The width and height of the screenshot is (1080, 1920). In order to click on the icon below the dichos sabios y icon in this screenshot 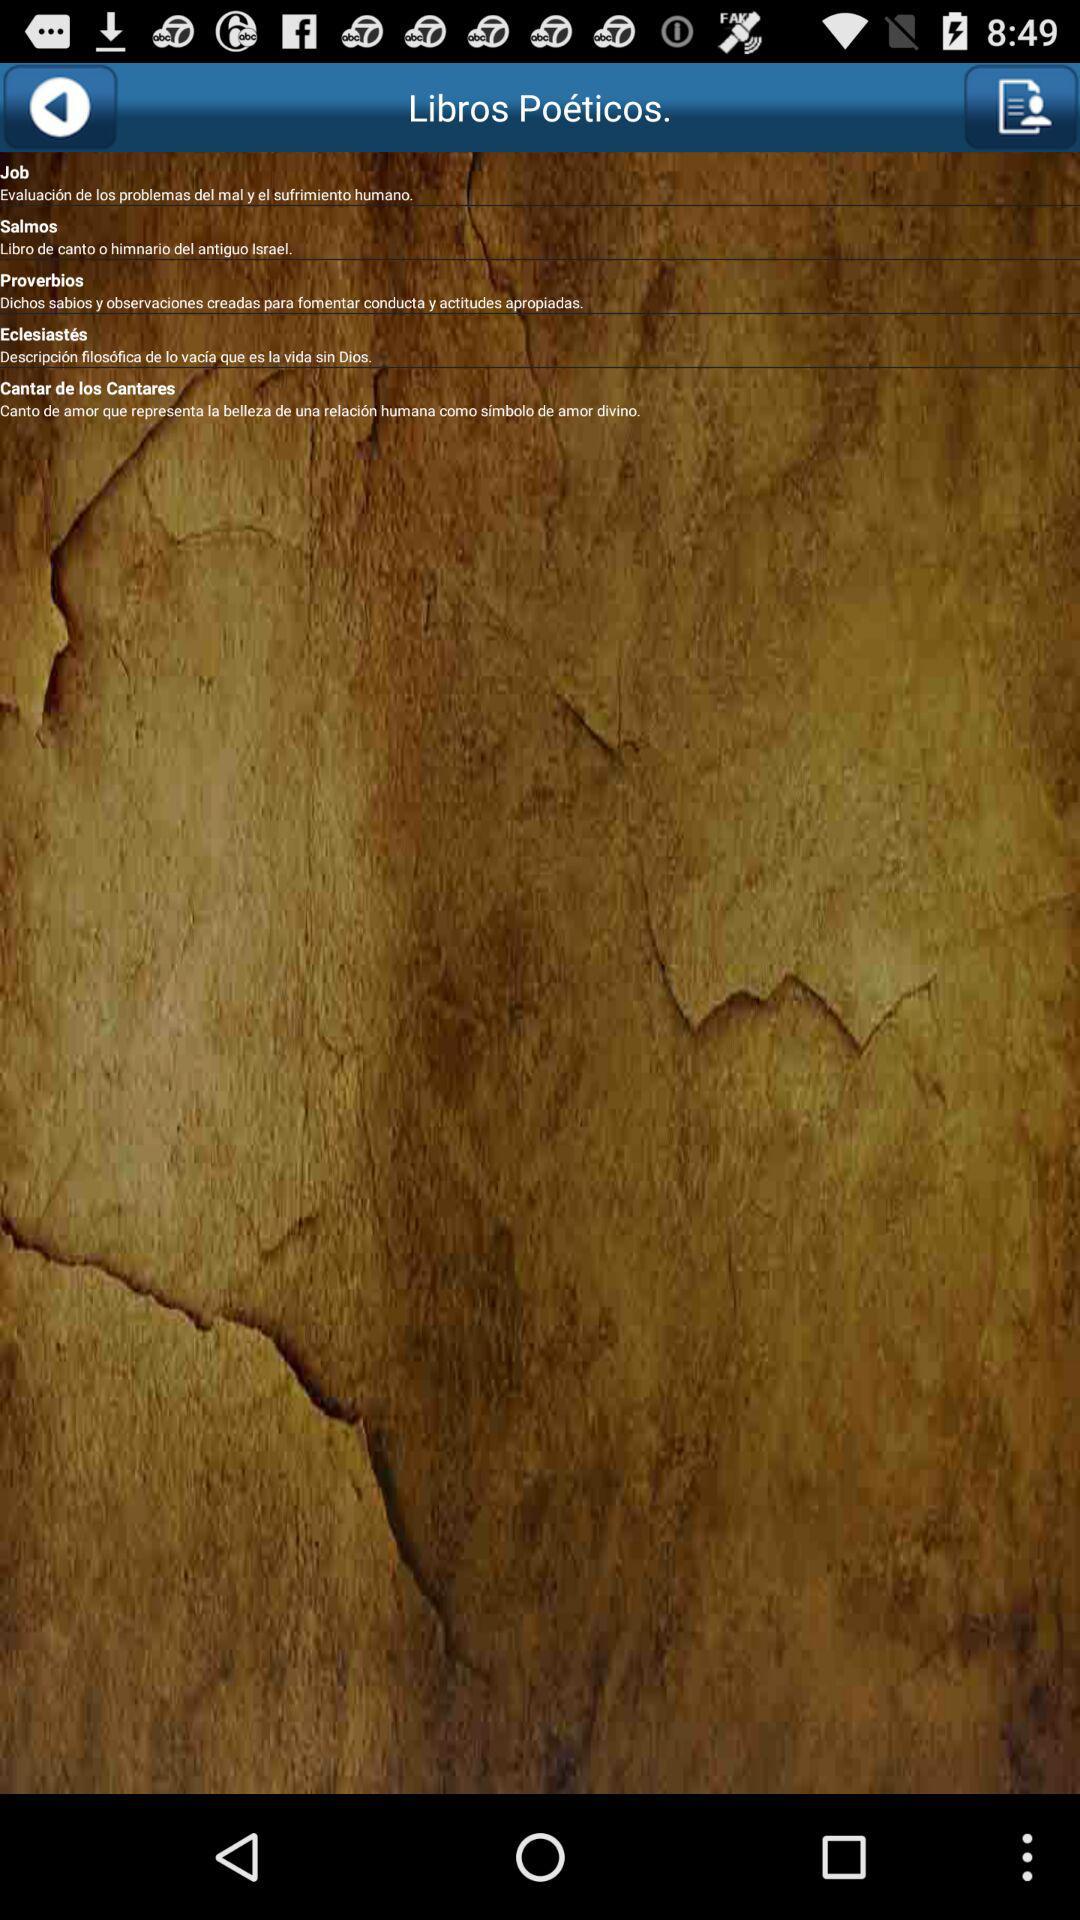, I will do `click(540, 330)`.